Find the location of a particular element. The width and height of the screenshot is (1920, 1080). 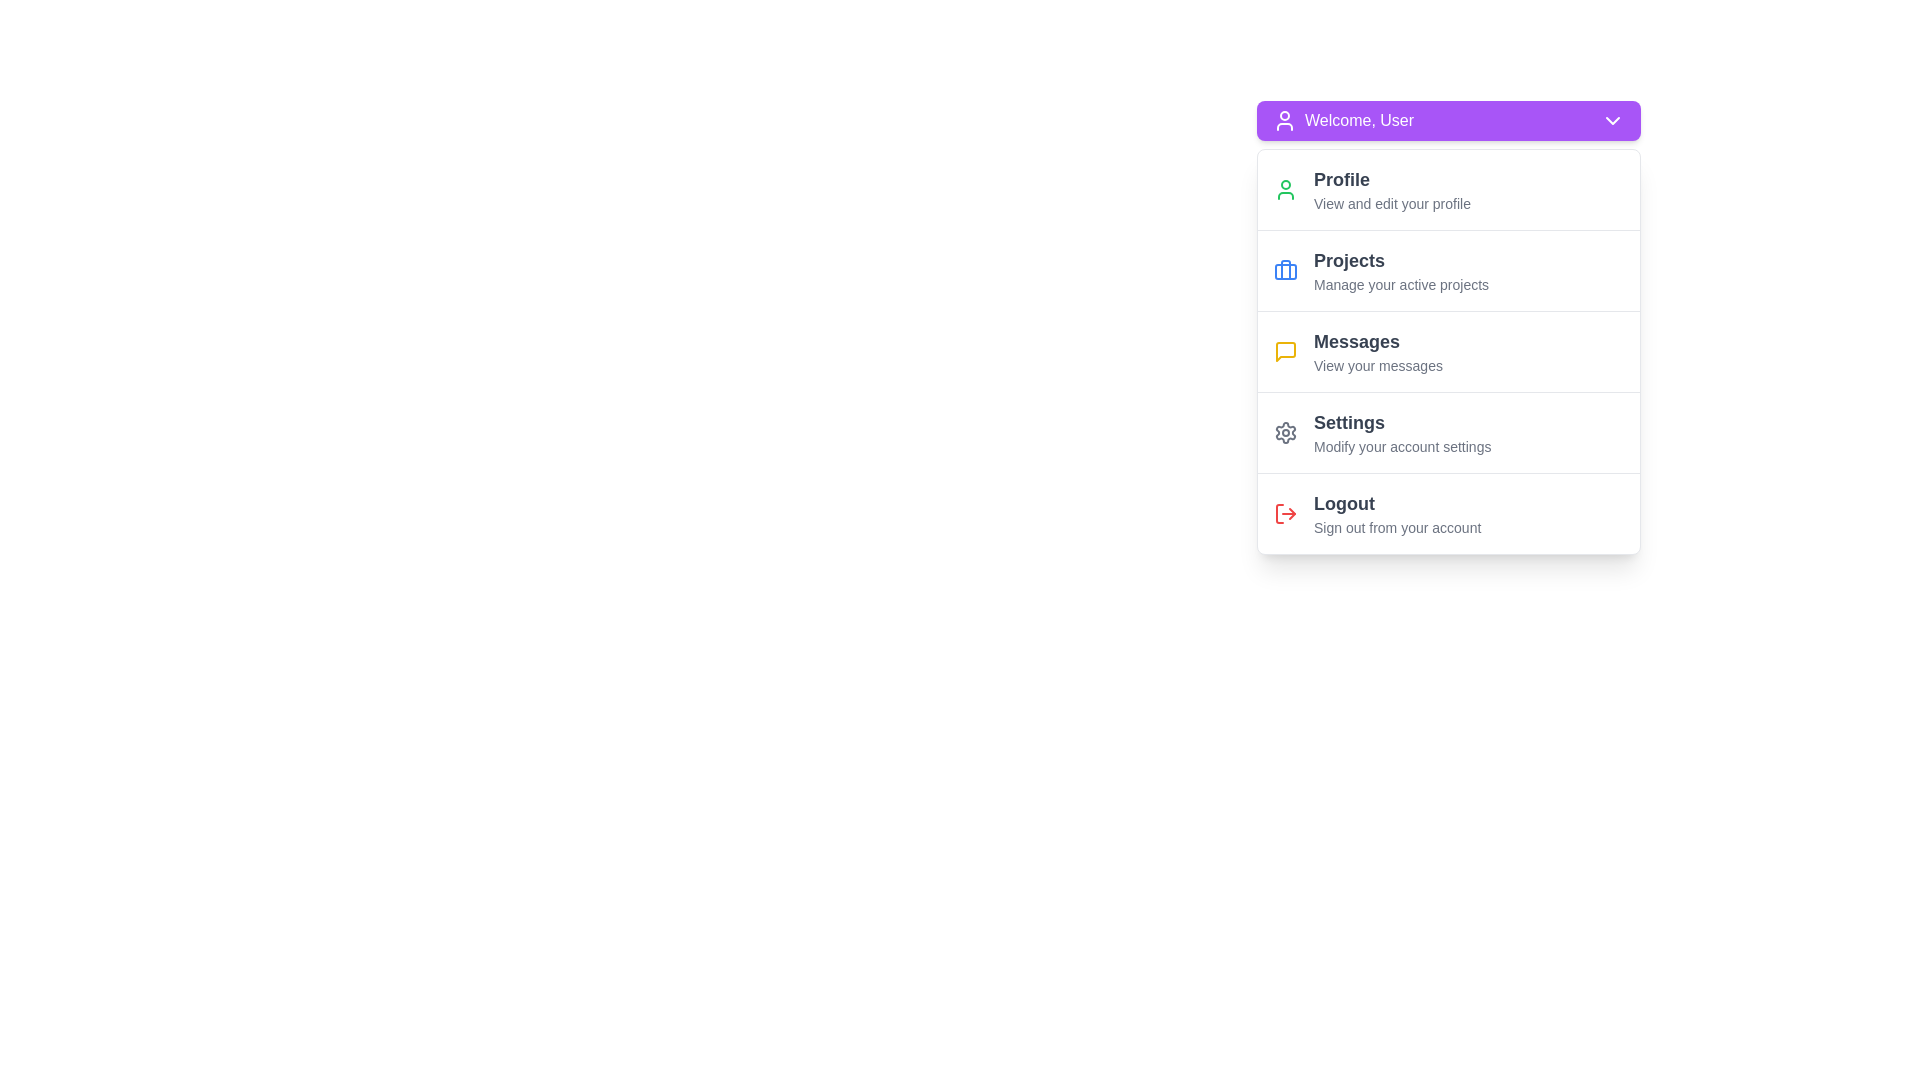

text from the second line of the 'Projects' section, which provides additional information related to the 'Projects' header is located at coordinates (1400, 285).